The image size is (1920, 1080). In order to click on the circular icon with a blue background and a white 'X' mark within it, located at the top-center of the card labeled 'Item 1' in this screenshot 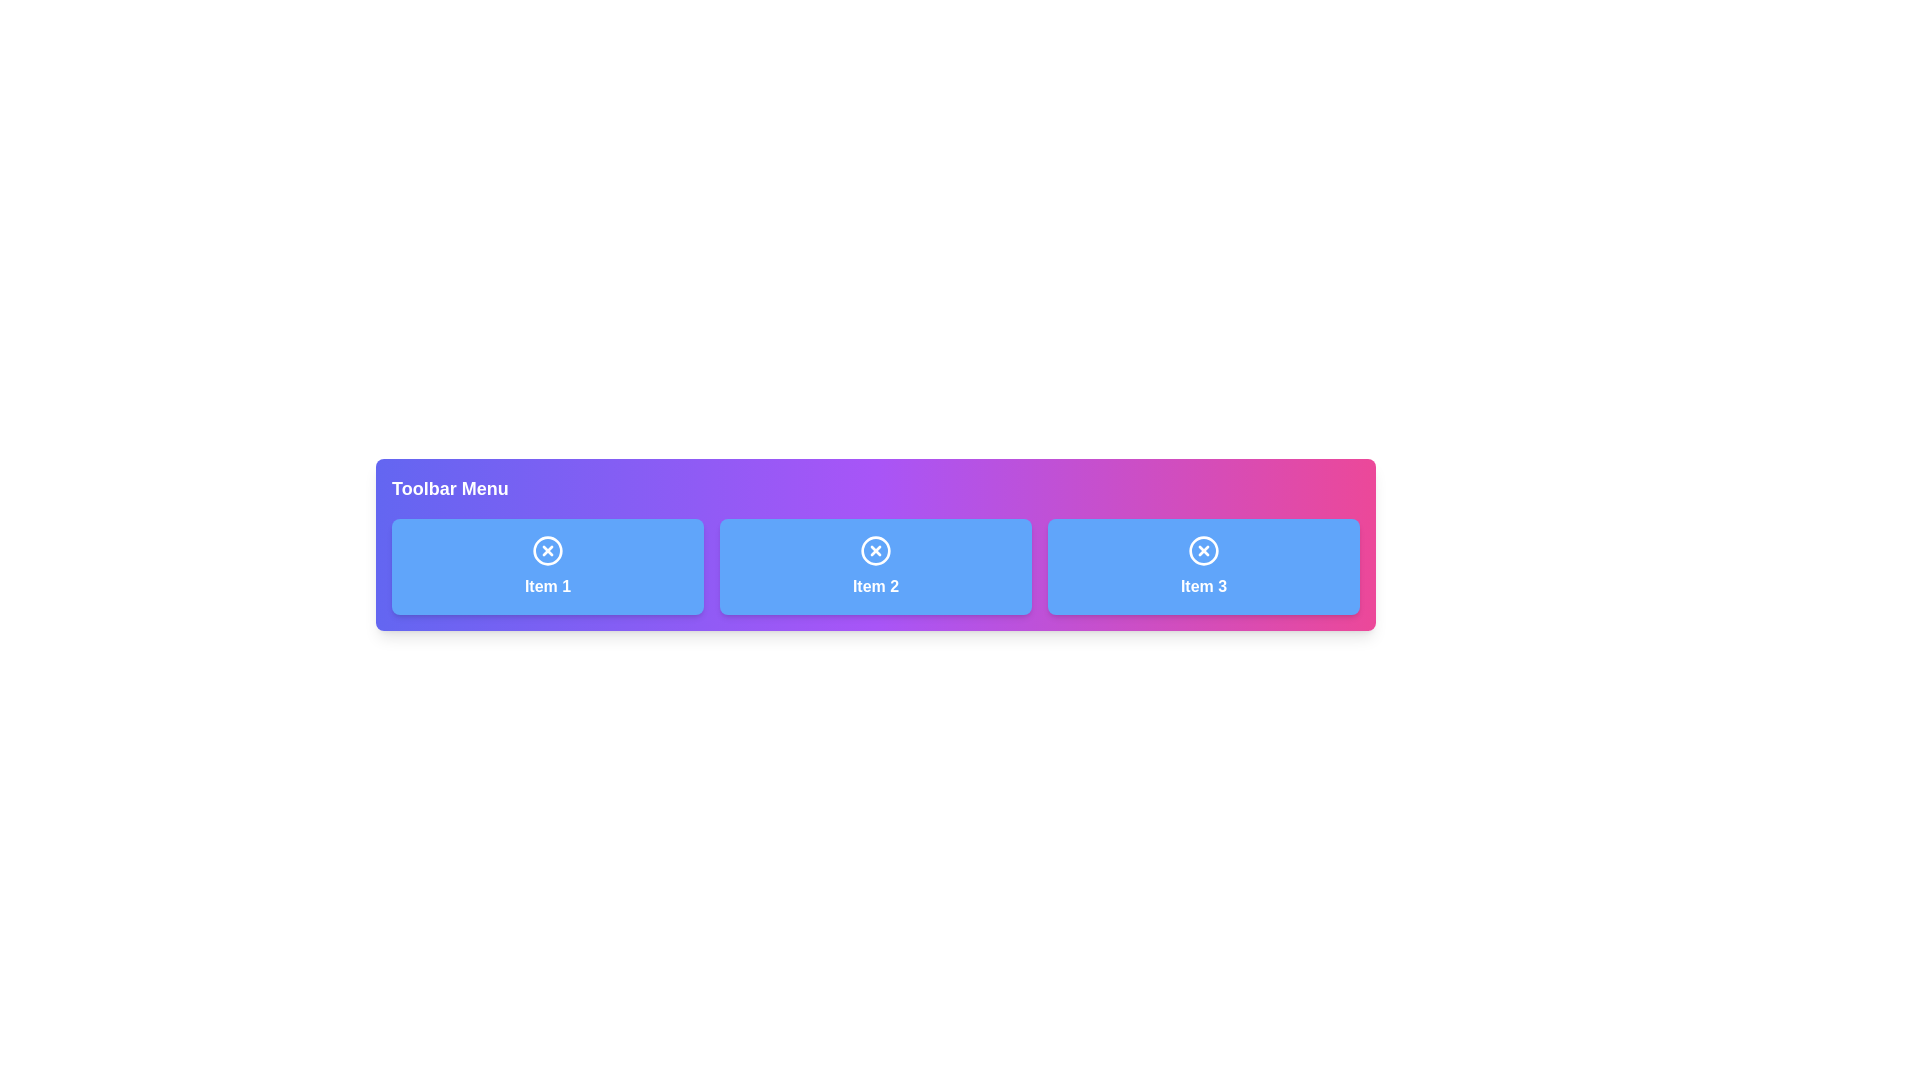, I will do `click(547, 551)`.